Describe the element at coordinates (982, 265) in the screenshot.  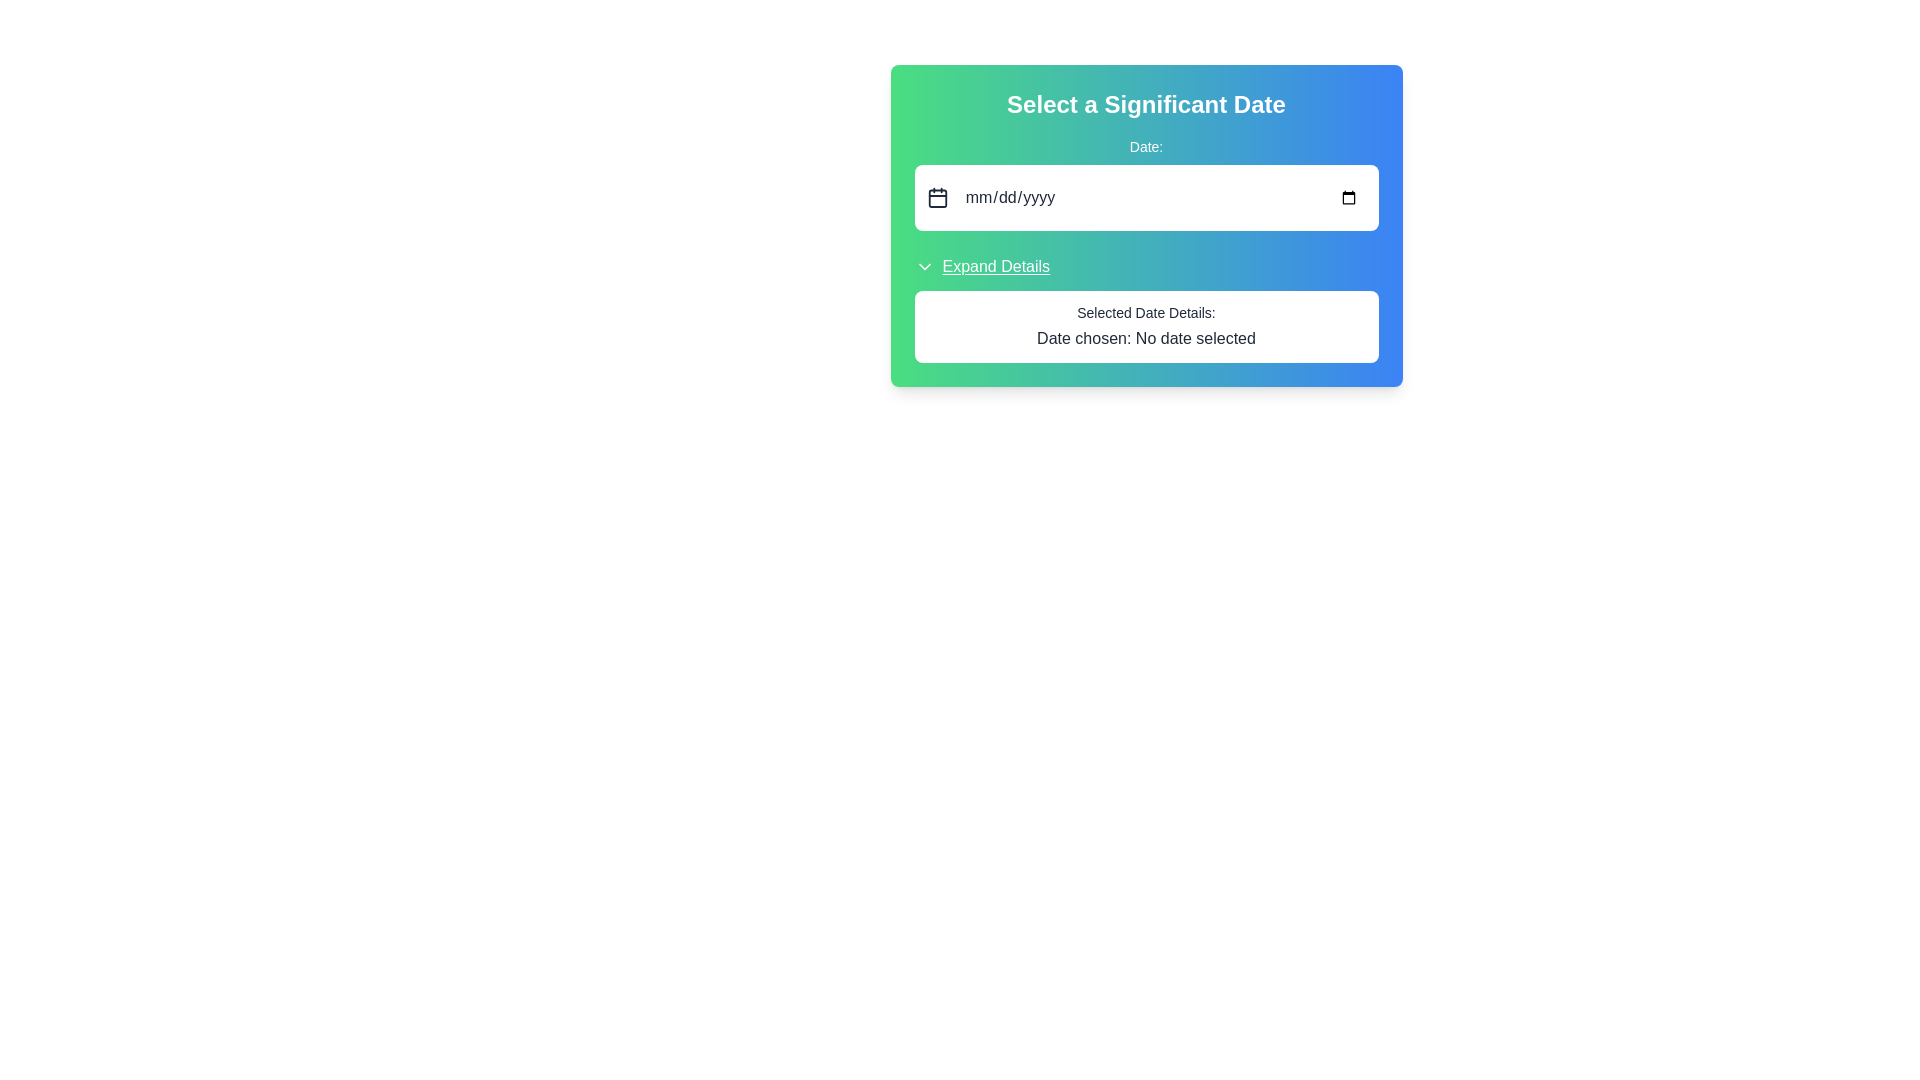
I see `the button located beneath the date input field with placeholder 'mm/dd/yyyy'` at that location.